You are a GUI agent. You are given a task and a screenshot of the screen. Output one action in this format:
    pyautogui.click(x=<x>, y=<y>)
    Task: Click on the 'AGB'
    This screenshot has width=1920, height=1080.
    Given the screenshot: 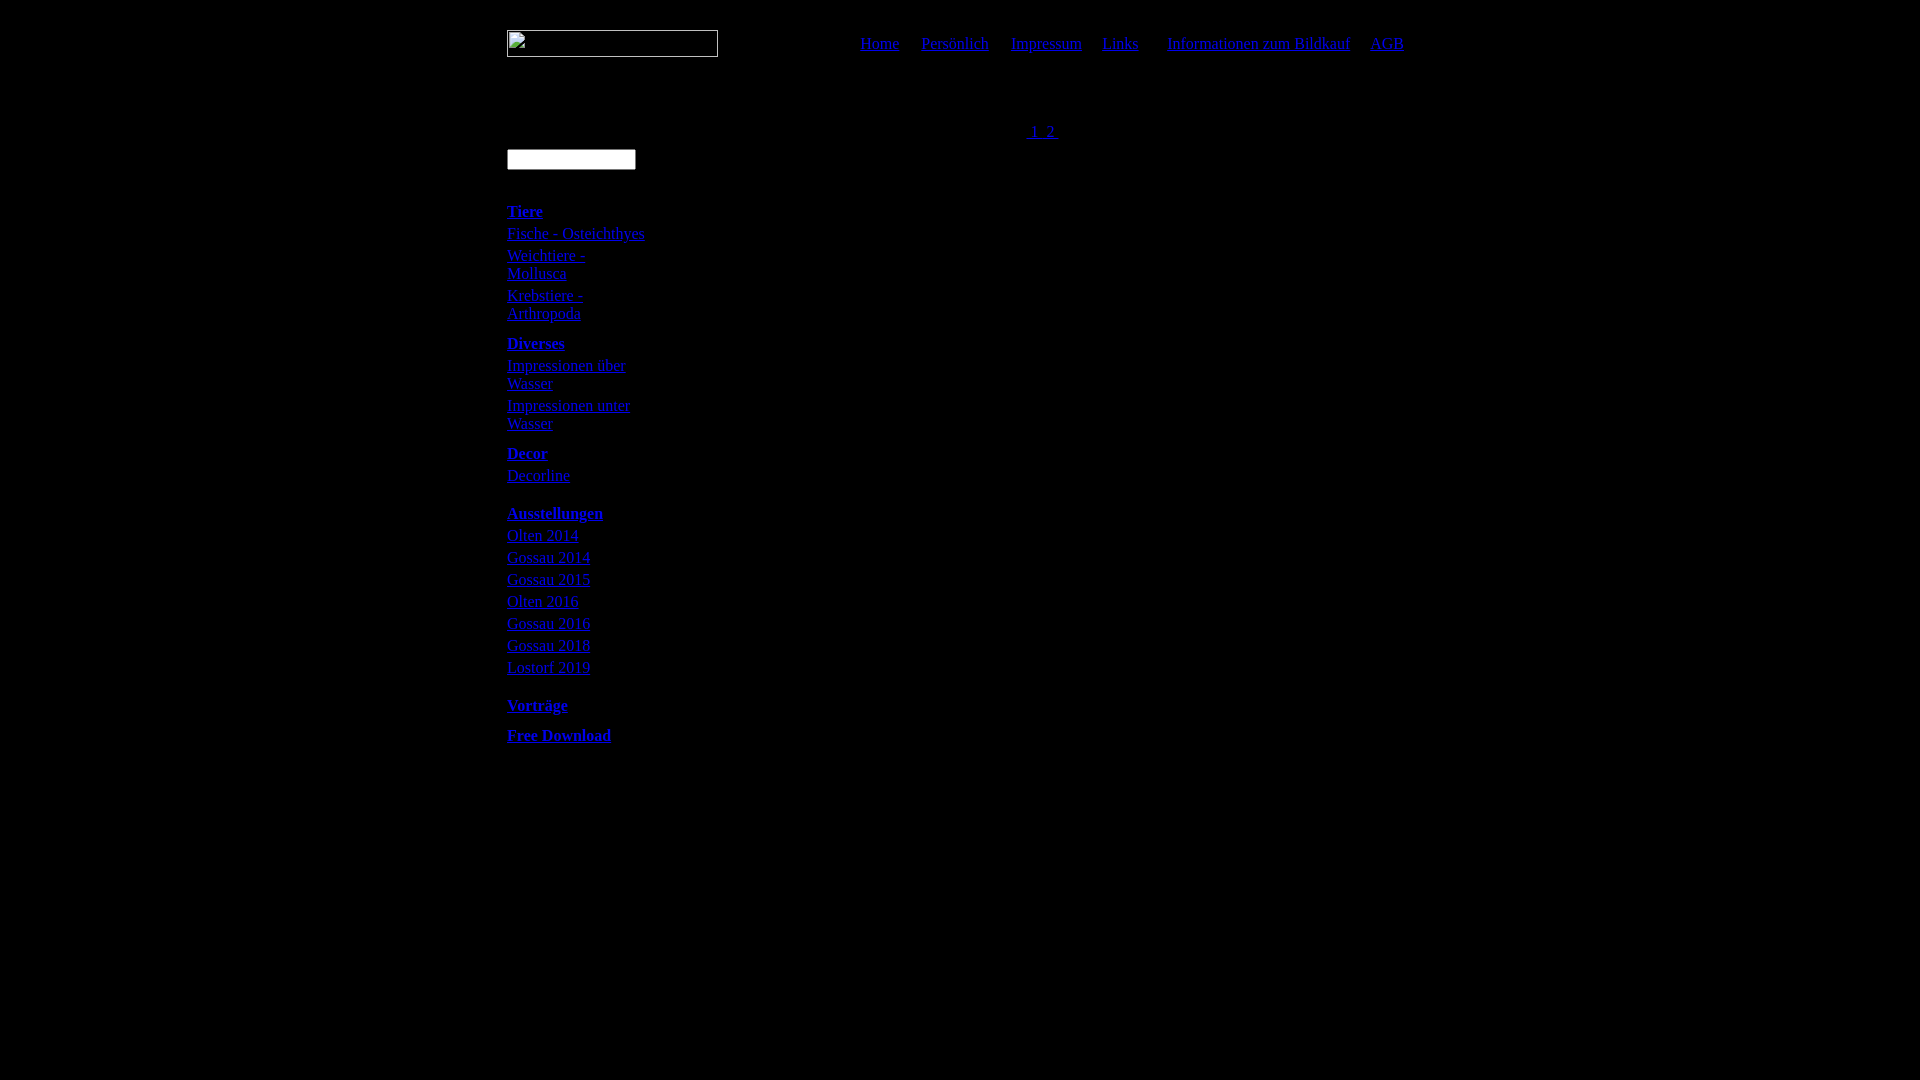 What is the action you would take?
    pyautogui.click(x=1386, y=42)
    